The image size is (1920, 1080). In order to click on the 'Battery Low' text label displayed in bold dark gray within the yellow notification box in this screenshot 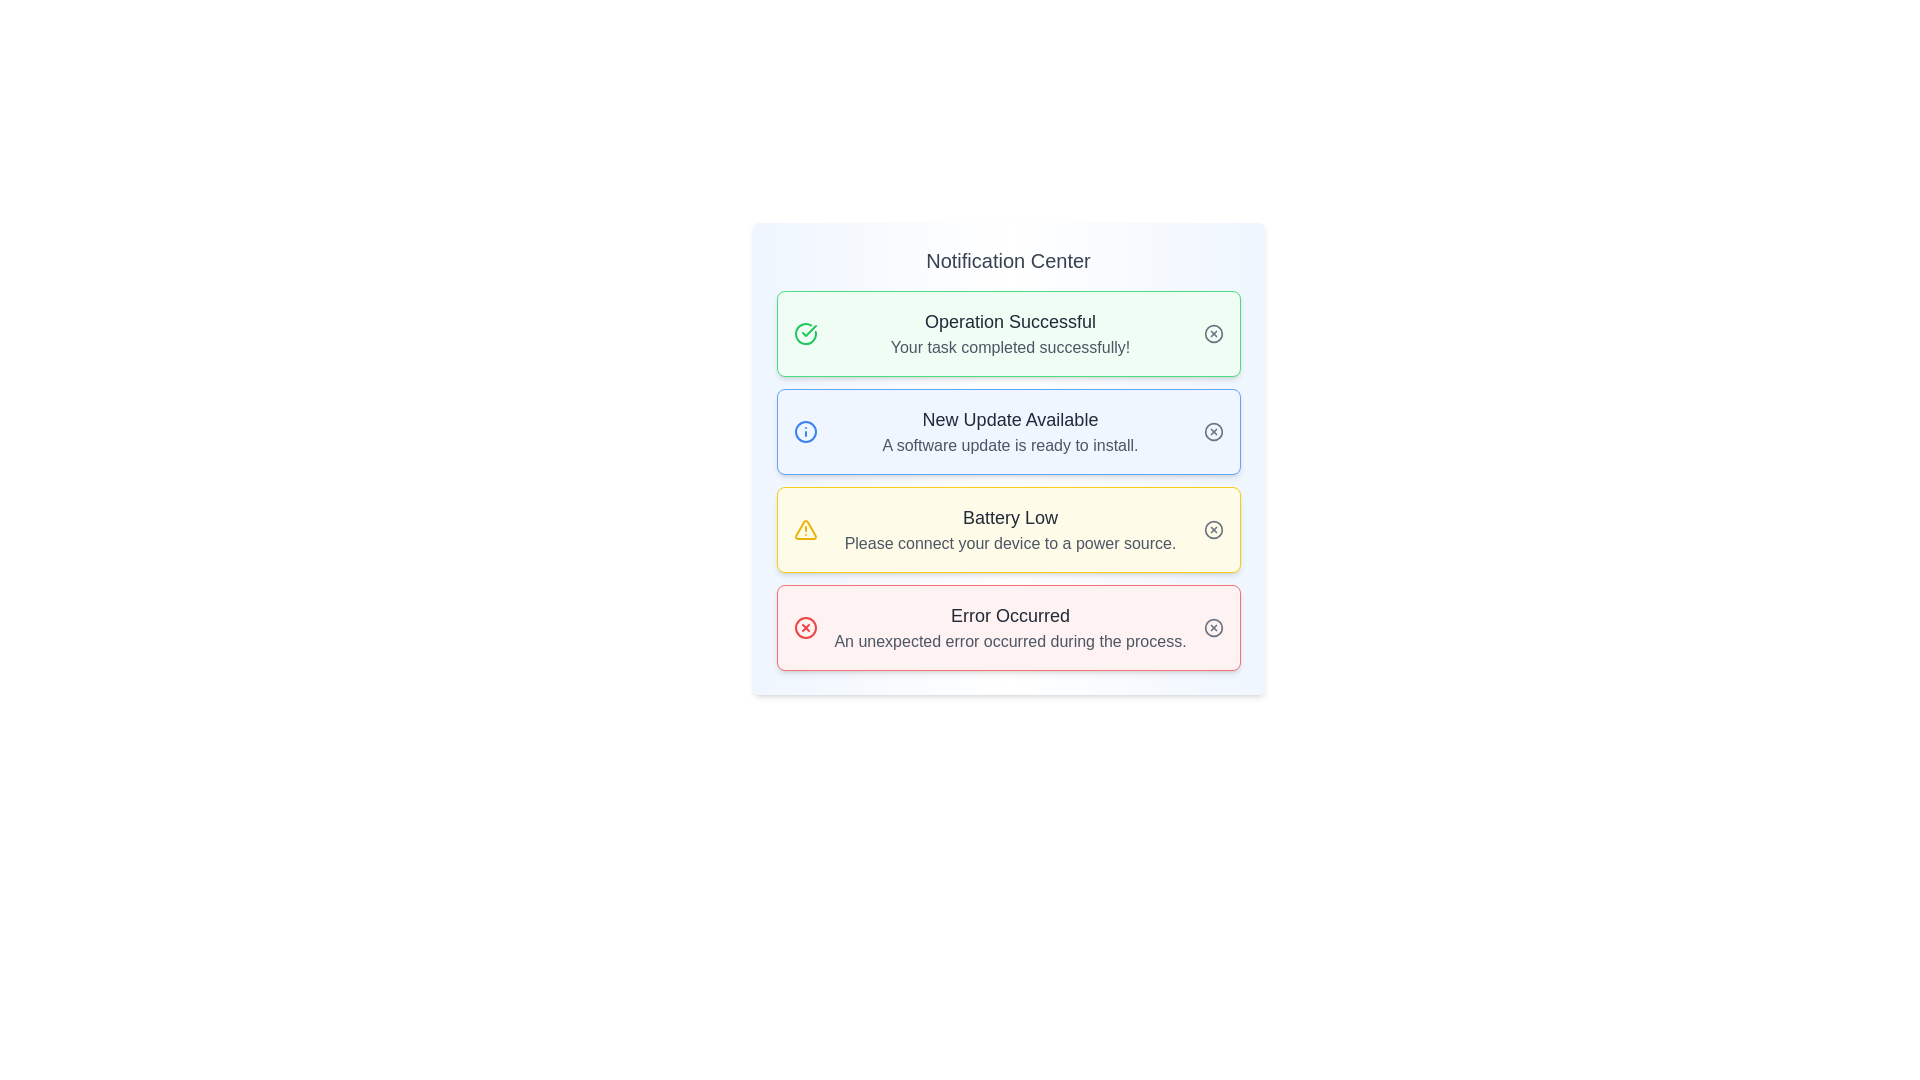, I will do `click(1010, 516)`.